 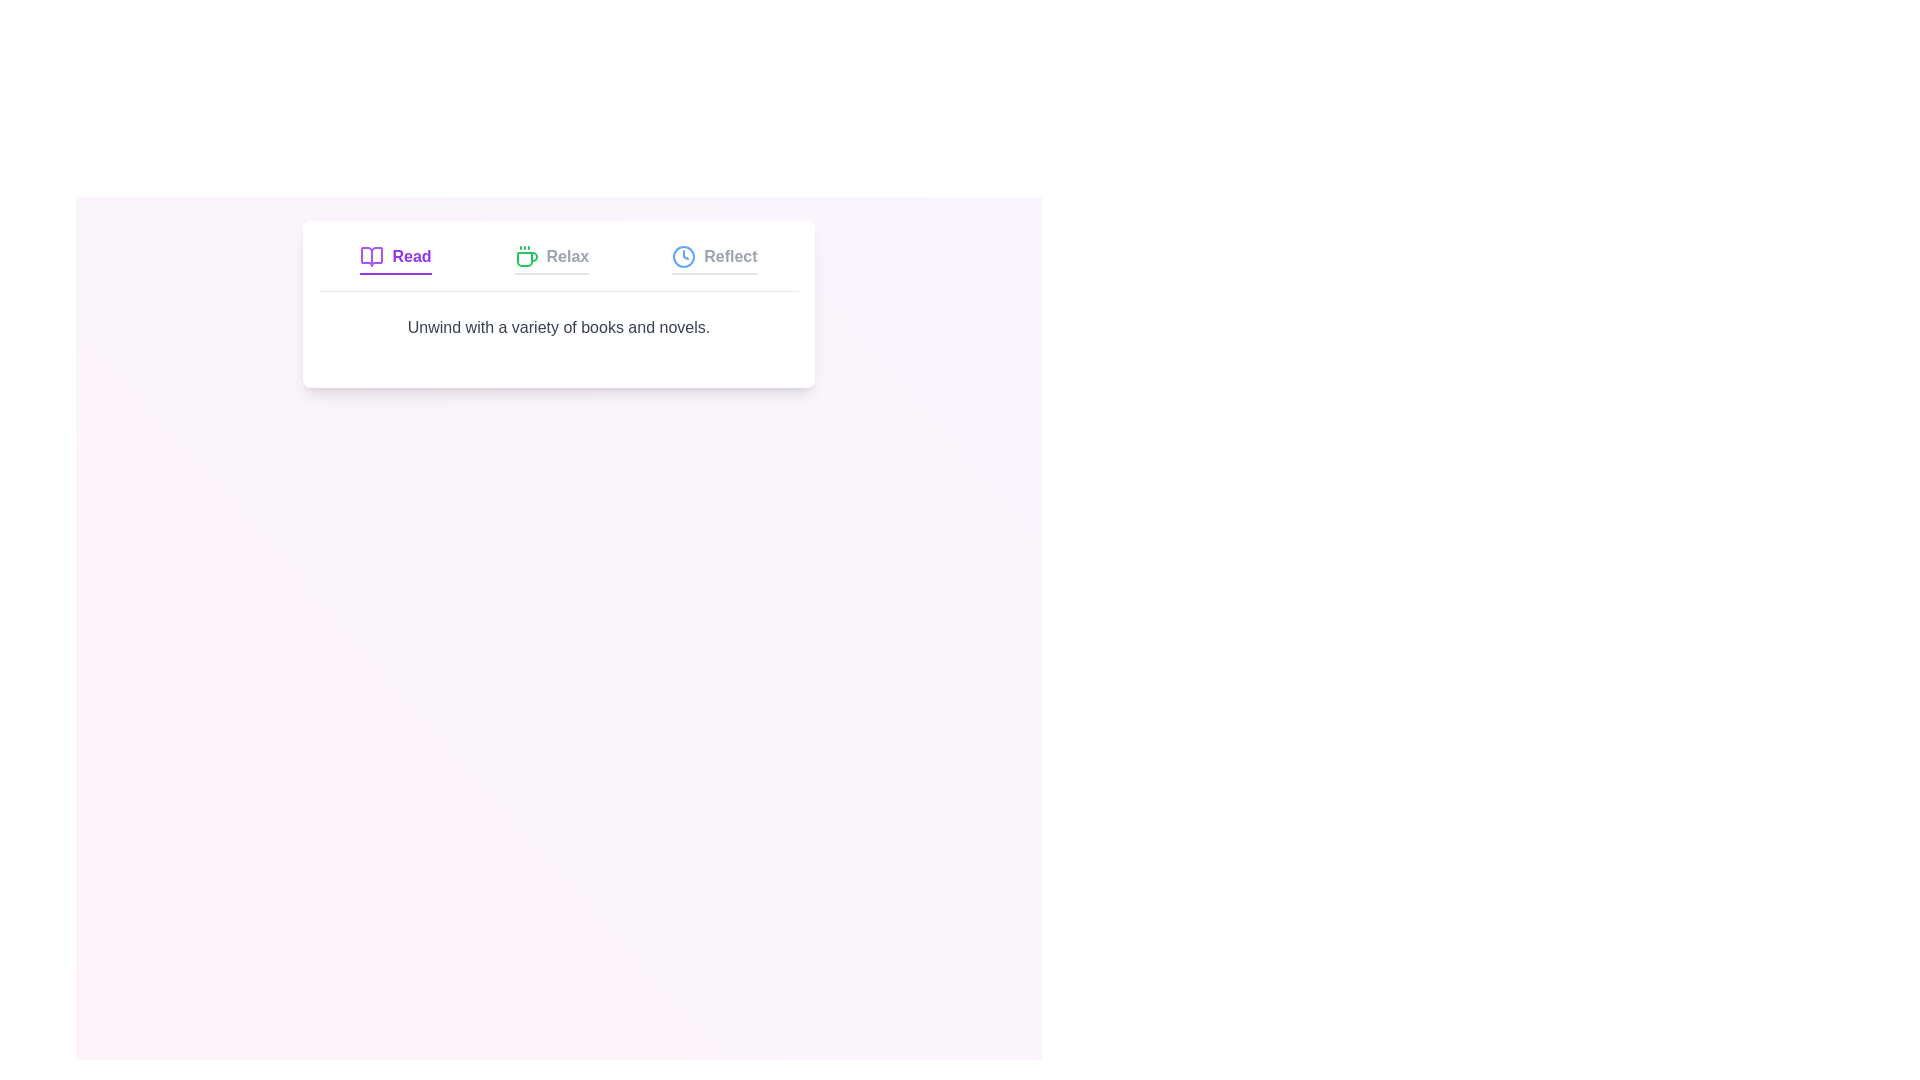 I want to click on the Relax tab to activate it, so click(x=552, y=258).